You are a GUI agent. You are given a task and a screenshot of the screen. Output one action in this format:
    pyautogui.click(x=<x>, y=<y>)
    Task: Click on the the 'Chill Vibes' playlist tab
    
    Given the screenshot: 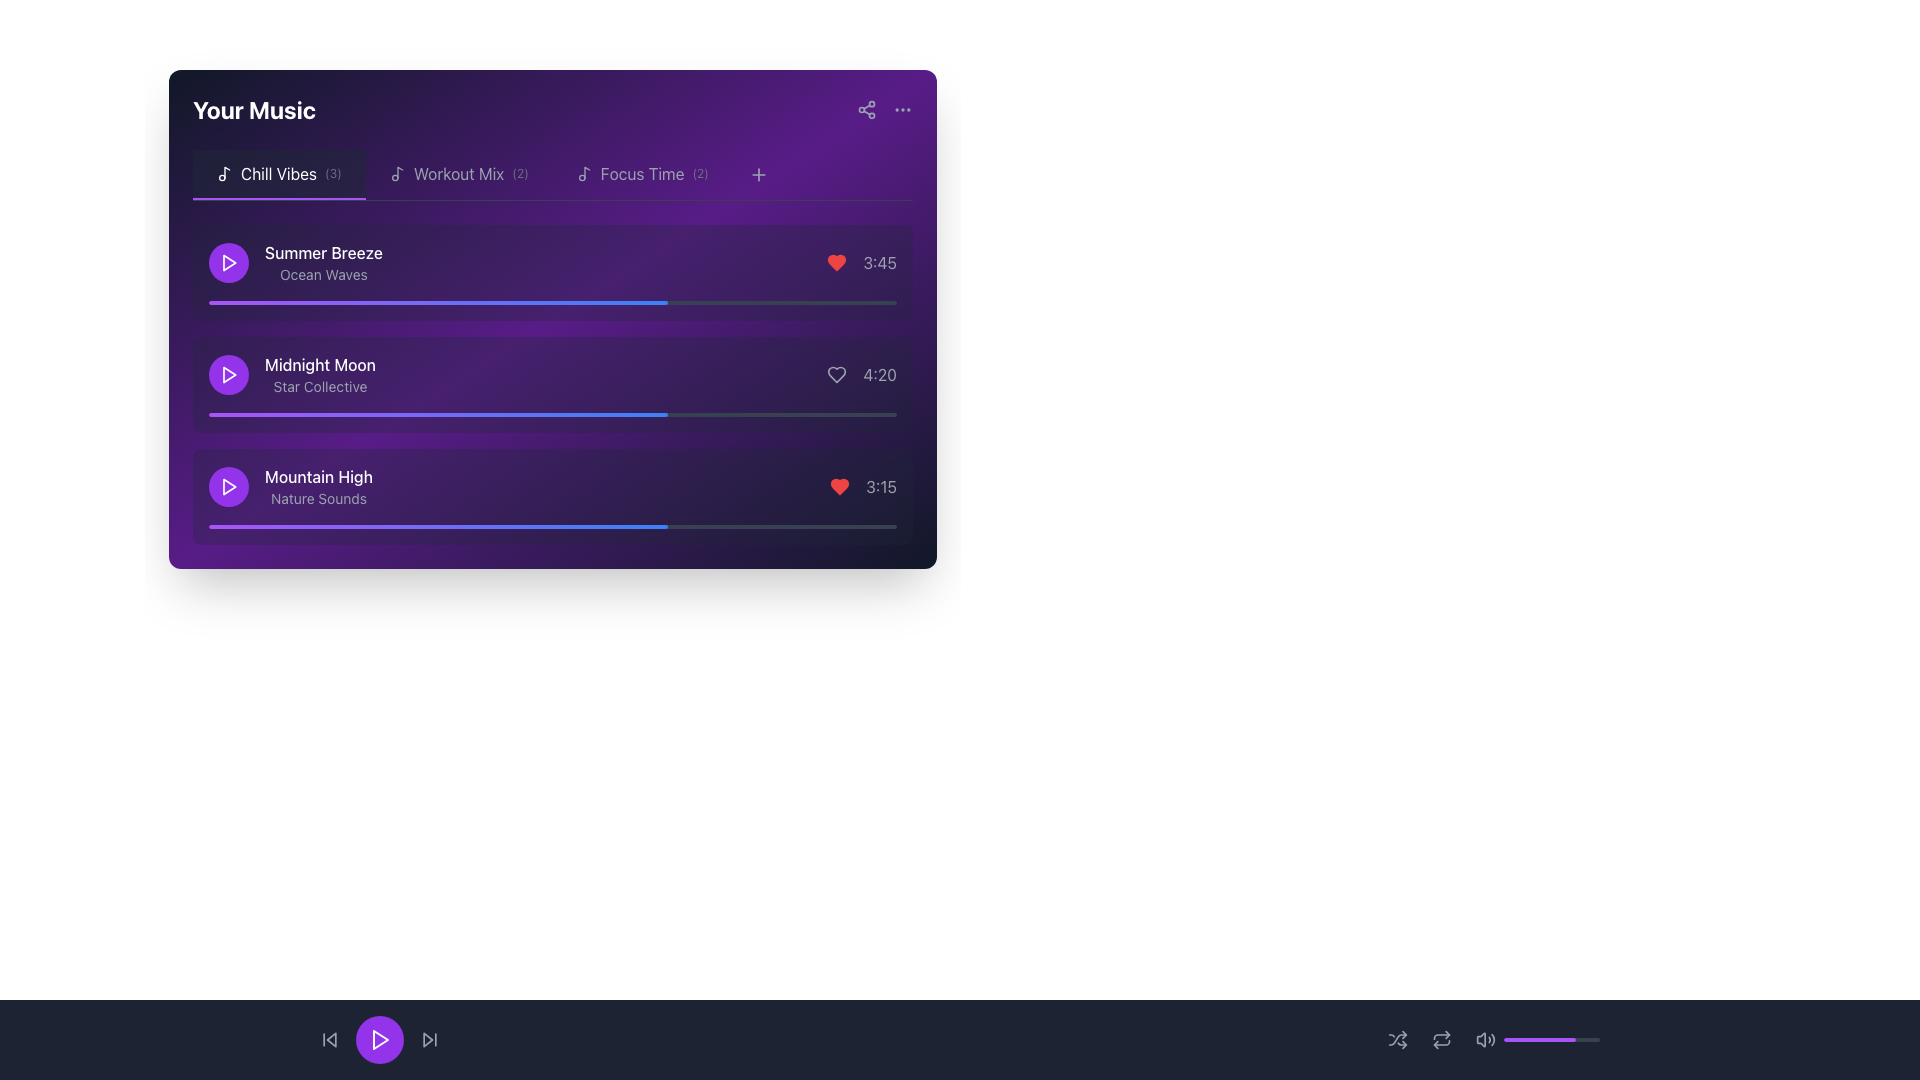 What is the action you would take?
    pyautogui.click(x=278, y=172)
    